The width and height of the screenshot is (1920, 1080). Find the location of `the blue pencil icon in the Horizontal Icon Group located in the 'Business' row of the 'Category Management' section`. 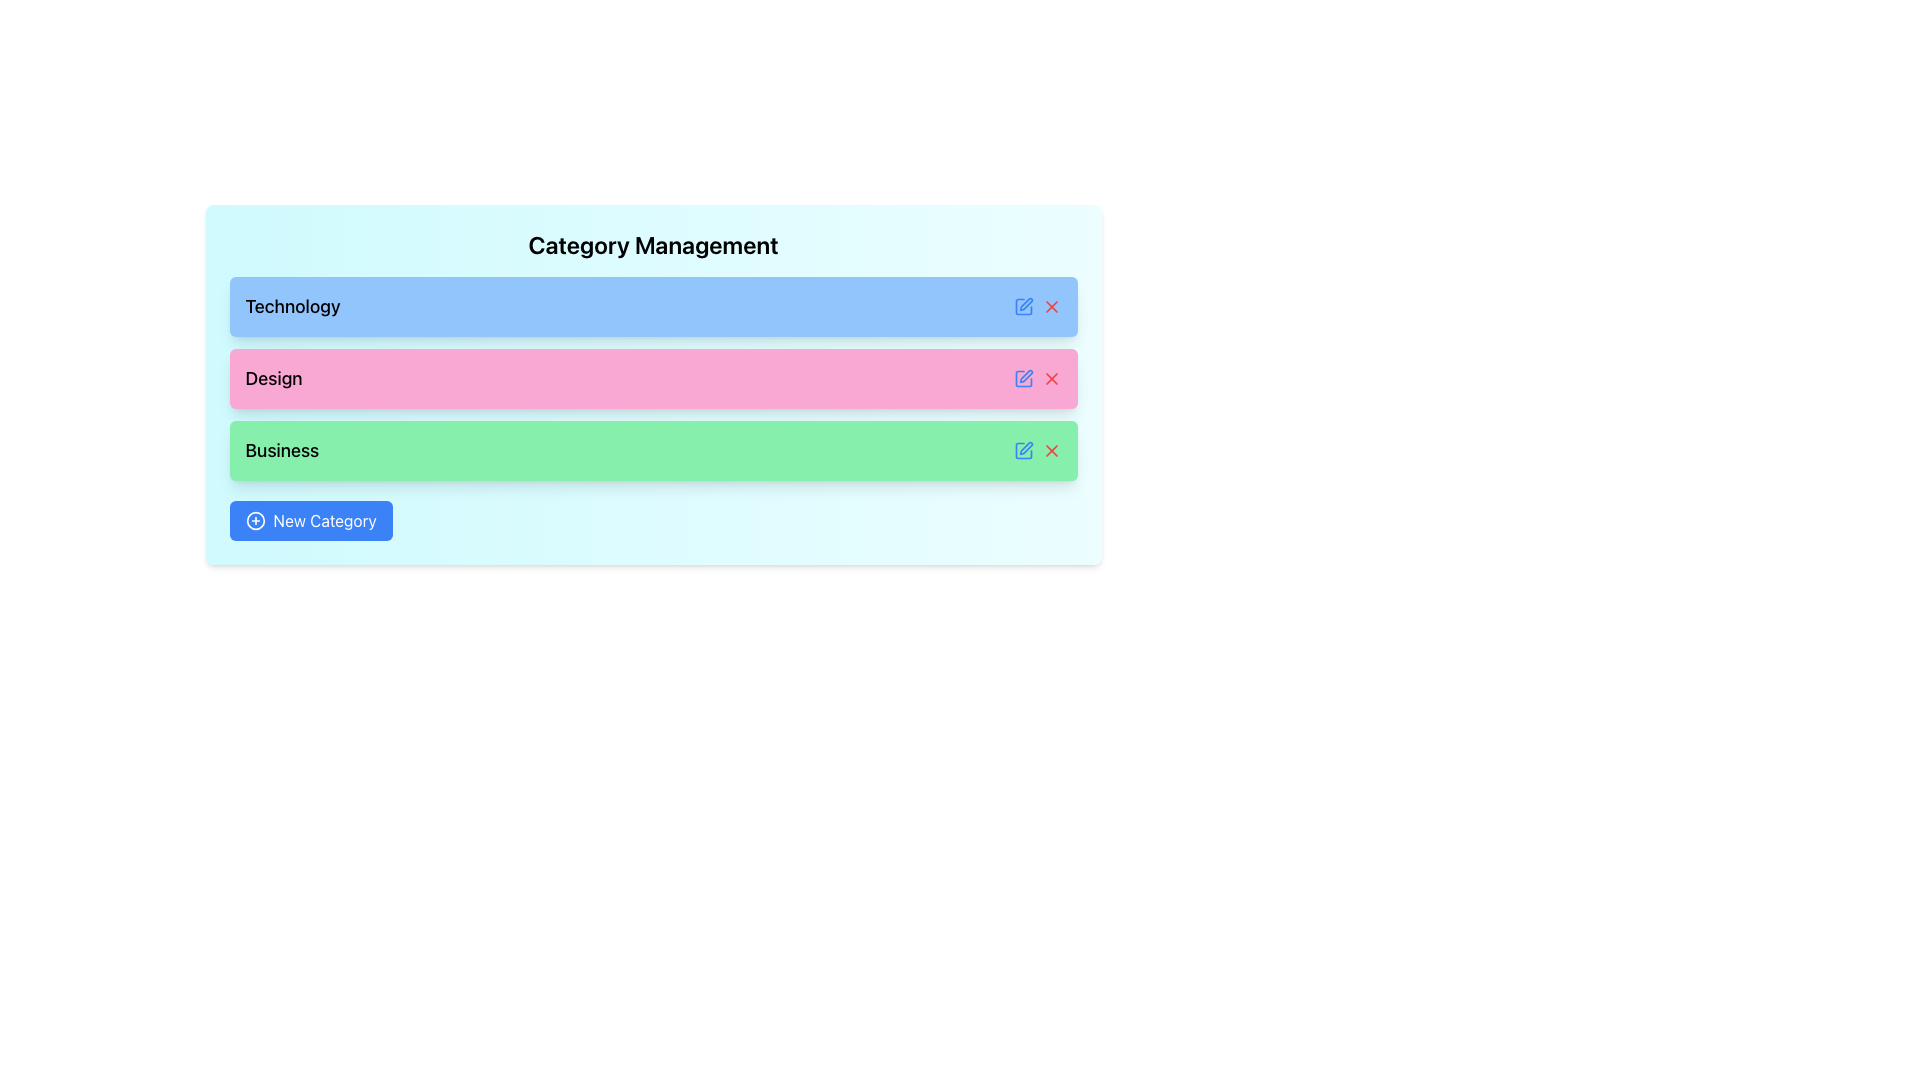

the blue pencil icon in the Horizontal Icon Group located in the 'Business' row of the 'Category Management' section is located at coordinates (1037, 451).